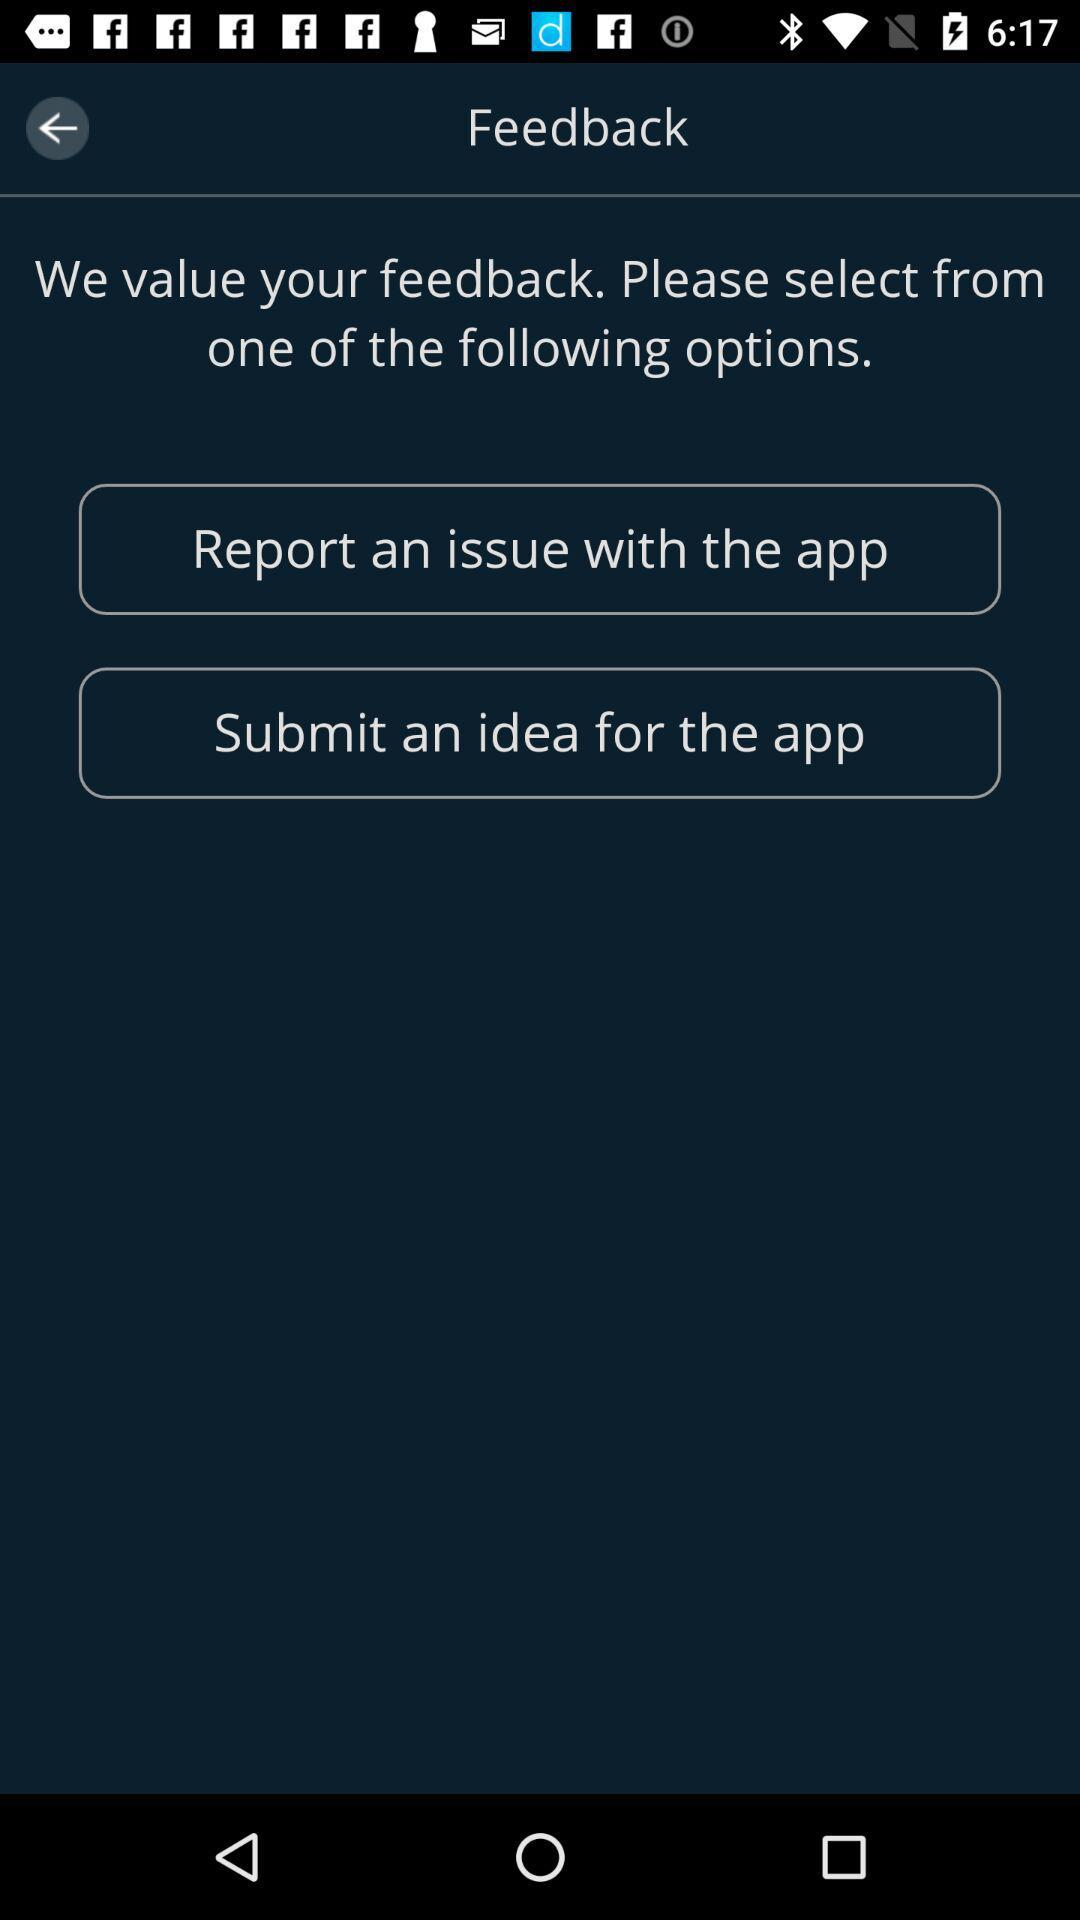  What do you see at coordinates (56, 127) in the screenshot?
I see `the arrow_backward icon` at bounding box center [56, 127].